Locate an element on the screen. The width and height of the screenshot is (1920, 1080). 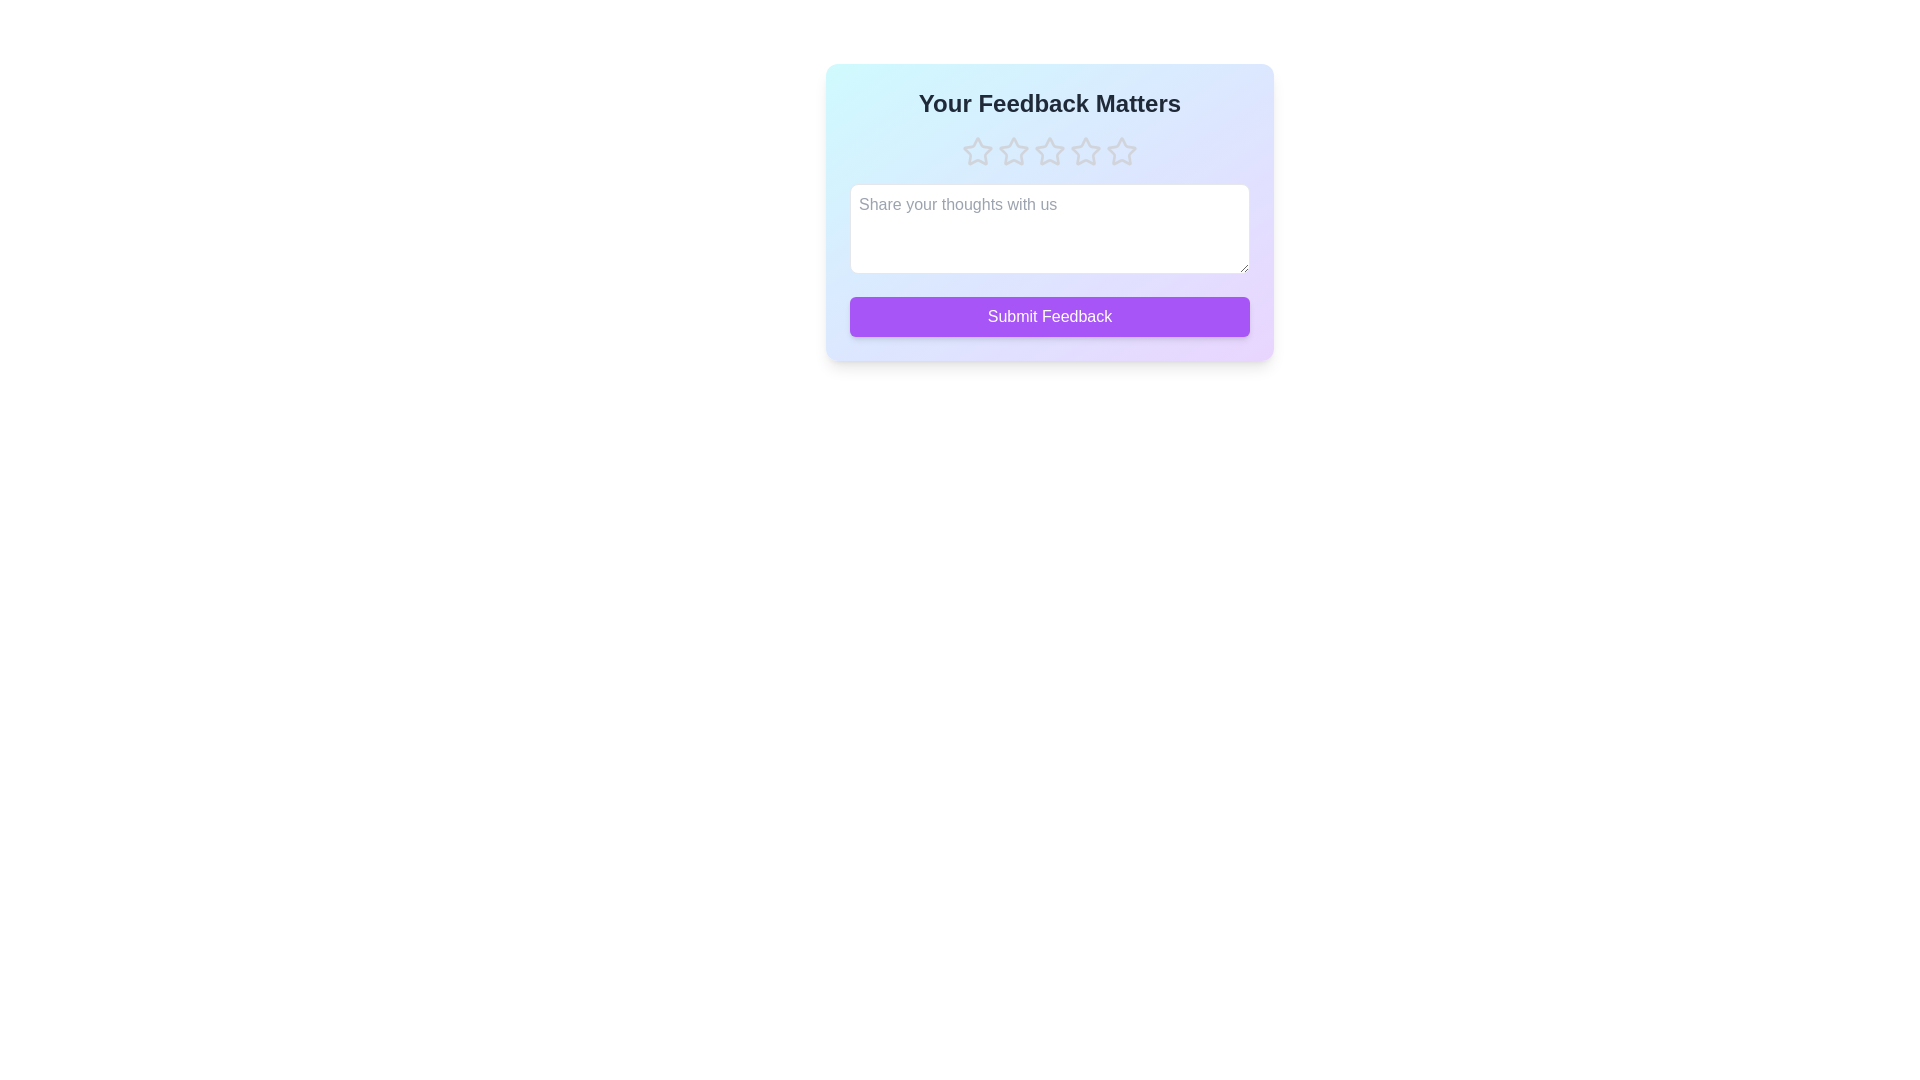
the 'Submit Feedback' button to submit the feedback is located at coordinates (1049, 315).